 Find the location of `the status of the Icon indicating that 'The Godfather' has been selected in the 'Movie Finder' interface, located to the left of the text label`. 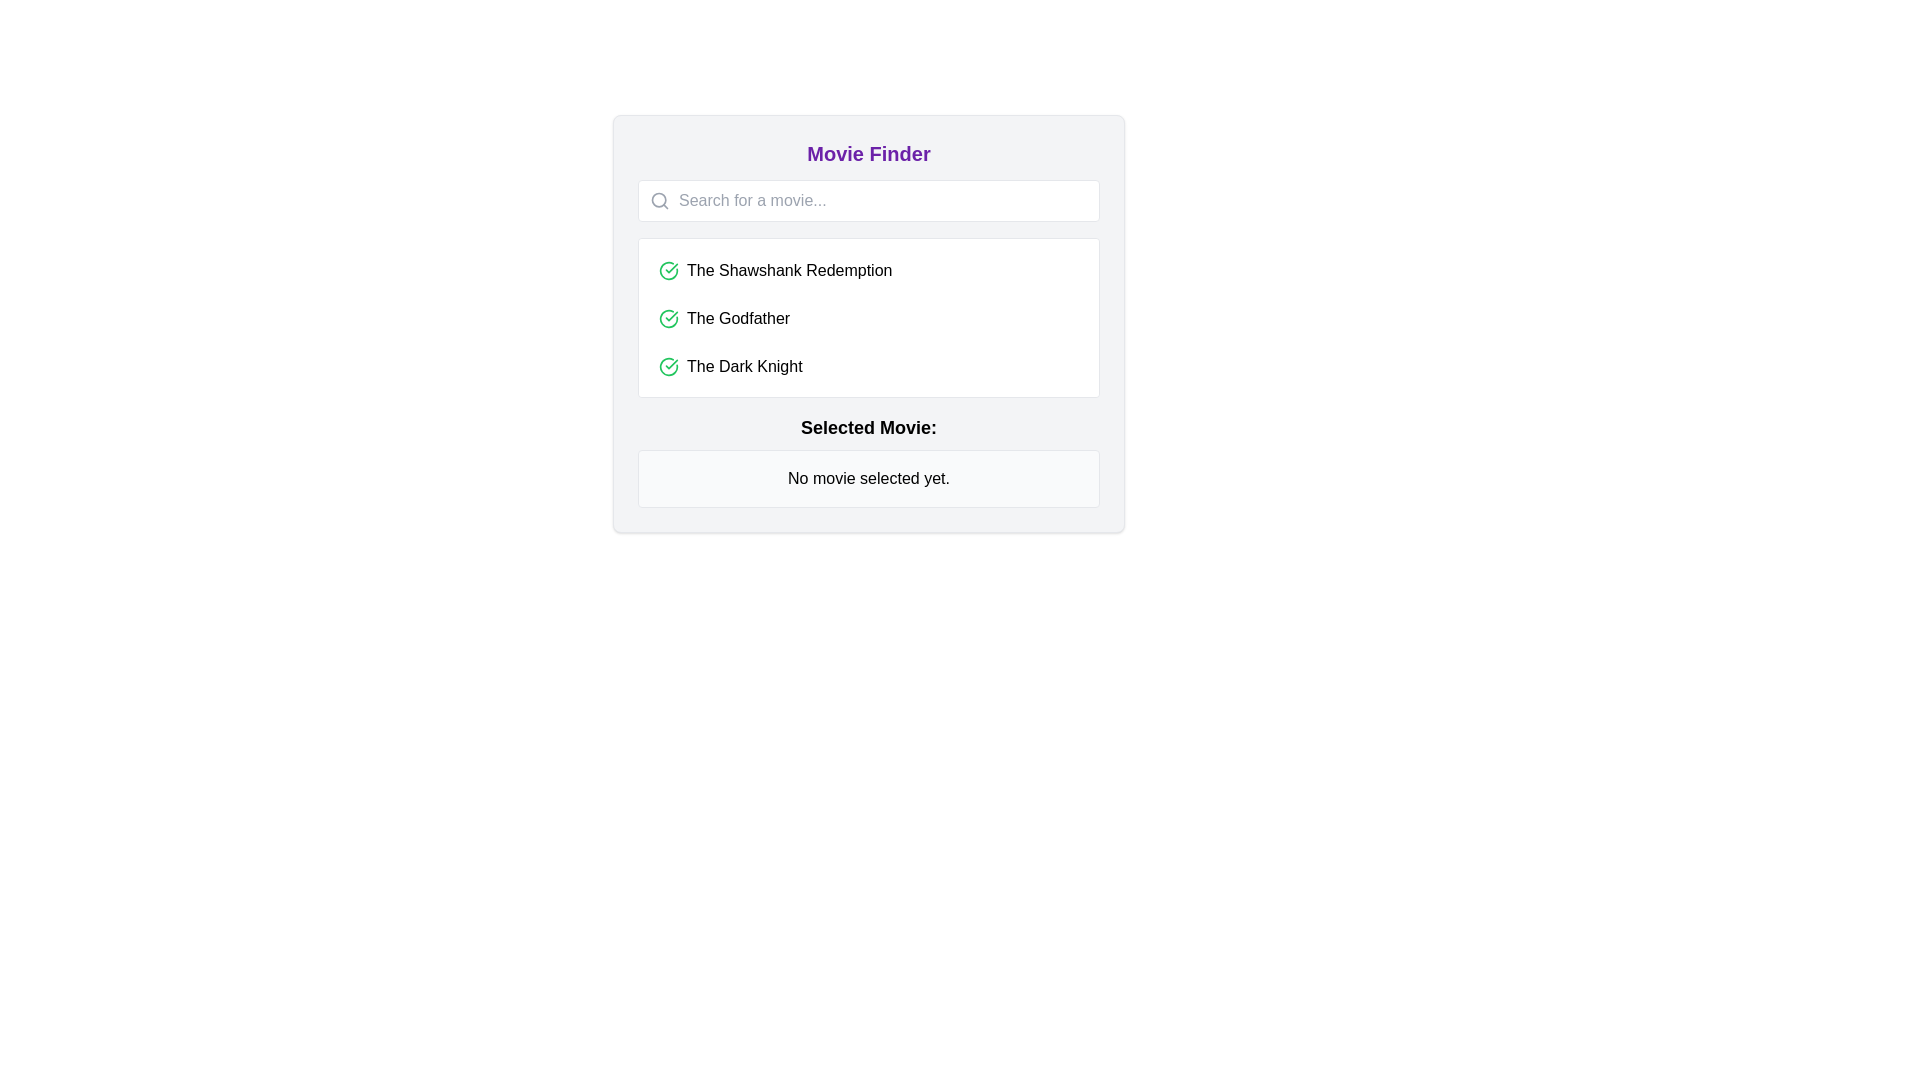

the status of the Icon indicating that 'The Godfather' has been selected in the 'Movie Finder' interface, located to the left of the text label is located at coordinates (668, 318).